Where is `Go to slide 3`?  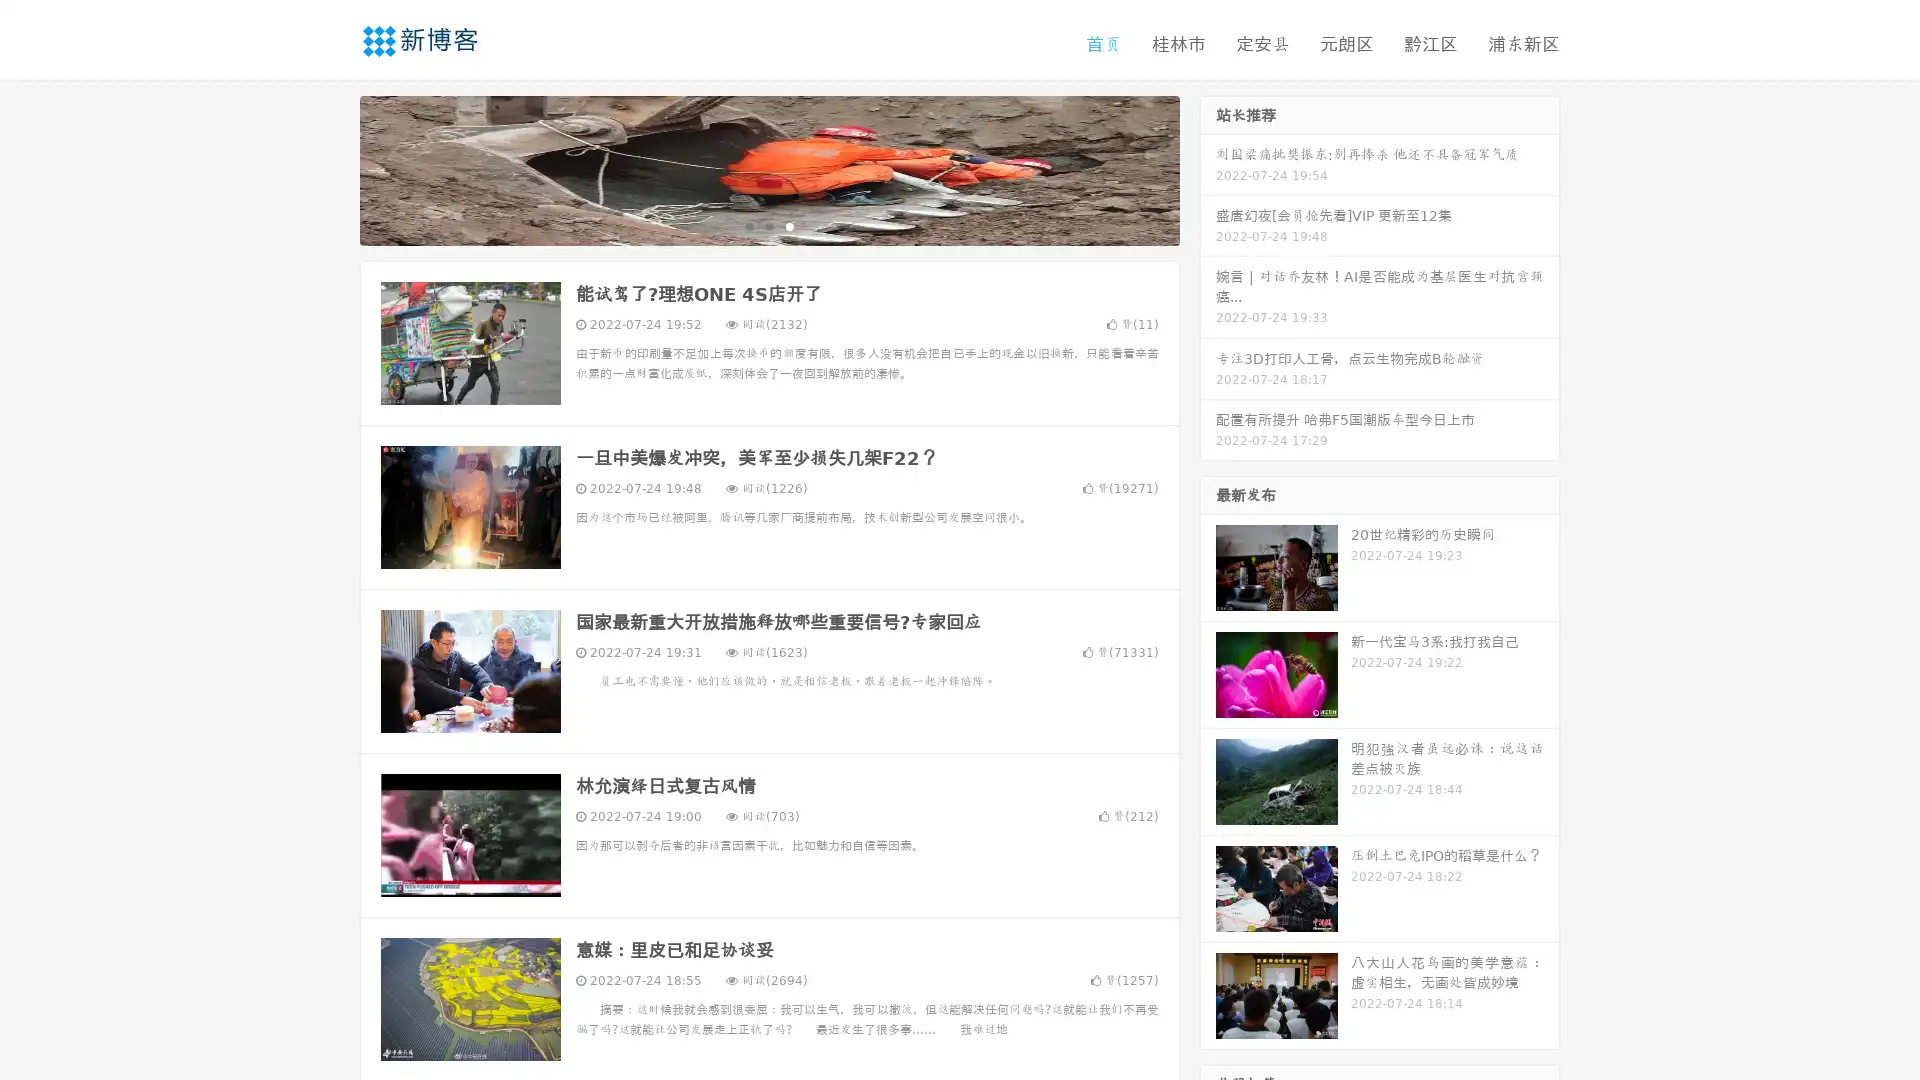 Go to slide 3 is located at coordinates (789, 225).